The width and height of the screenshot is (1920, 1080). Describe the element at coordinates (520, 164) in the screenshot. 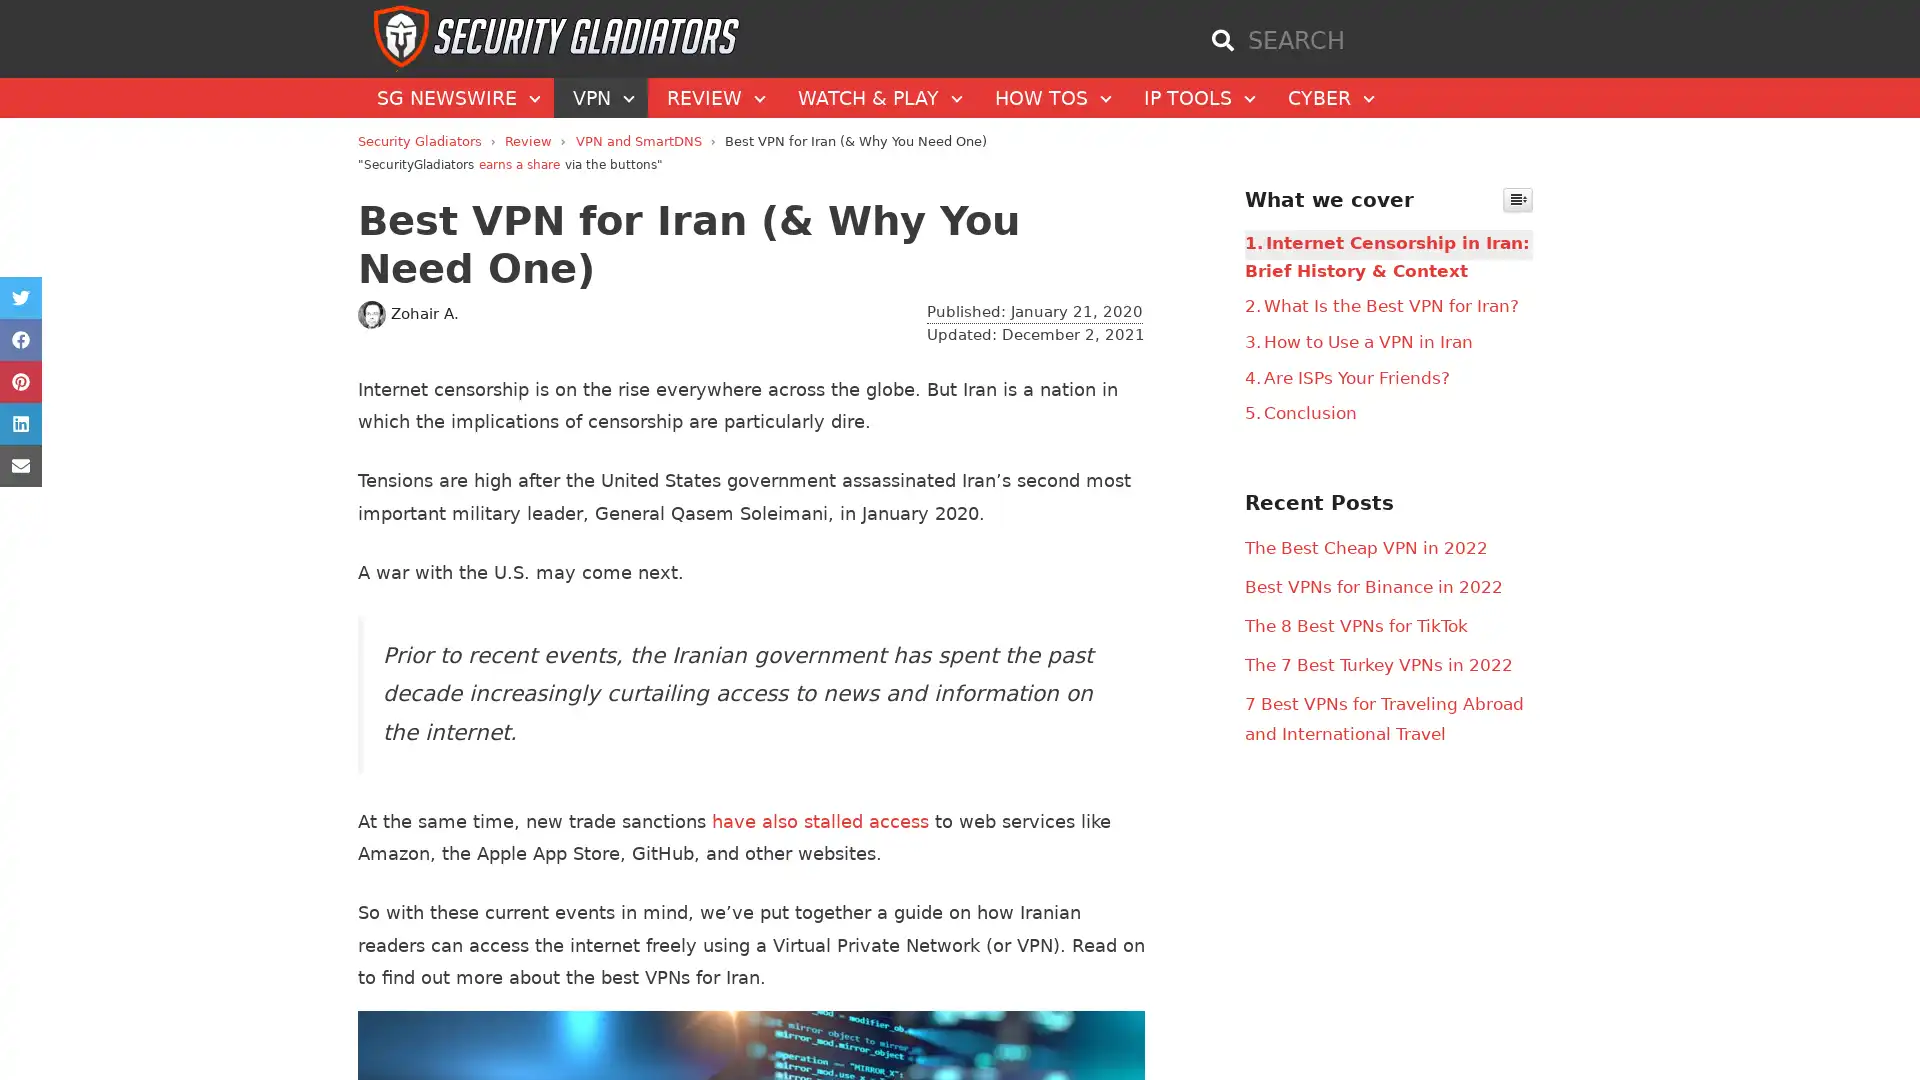

I see `earns a share` at that location.